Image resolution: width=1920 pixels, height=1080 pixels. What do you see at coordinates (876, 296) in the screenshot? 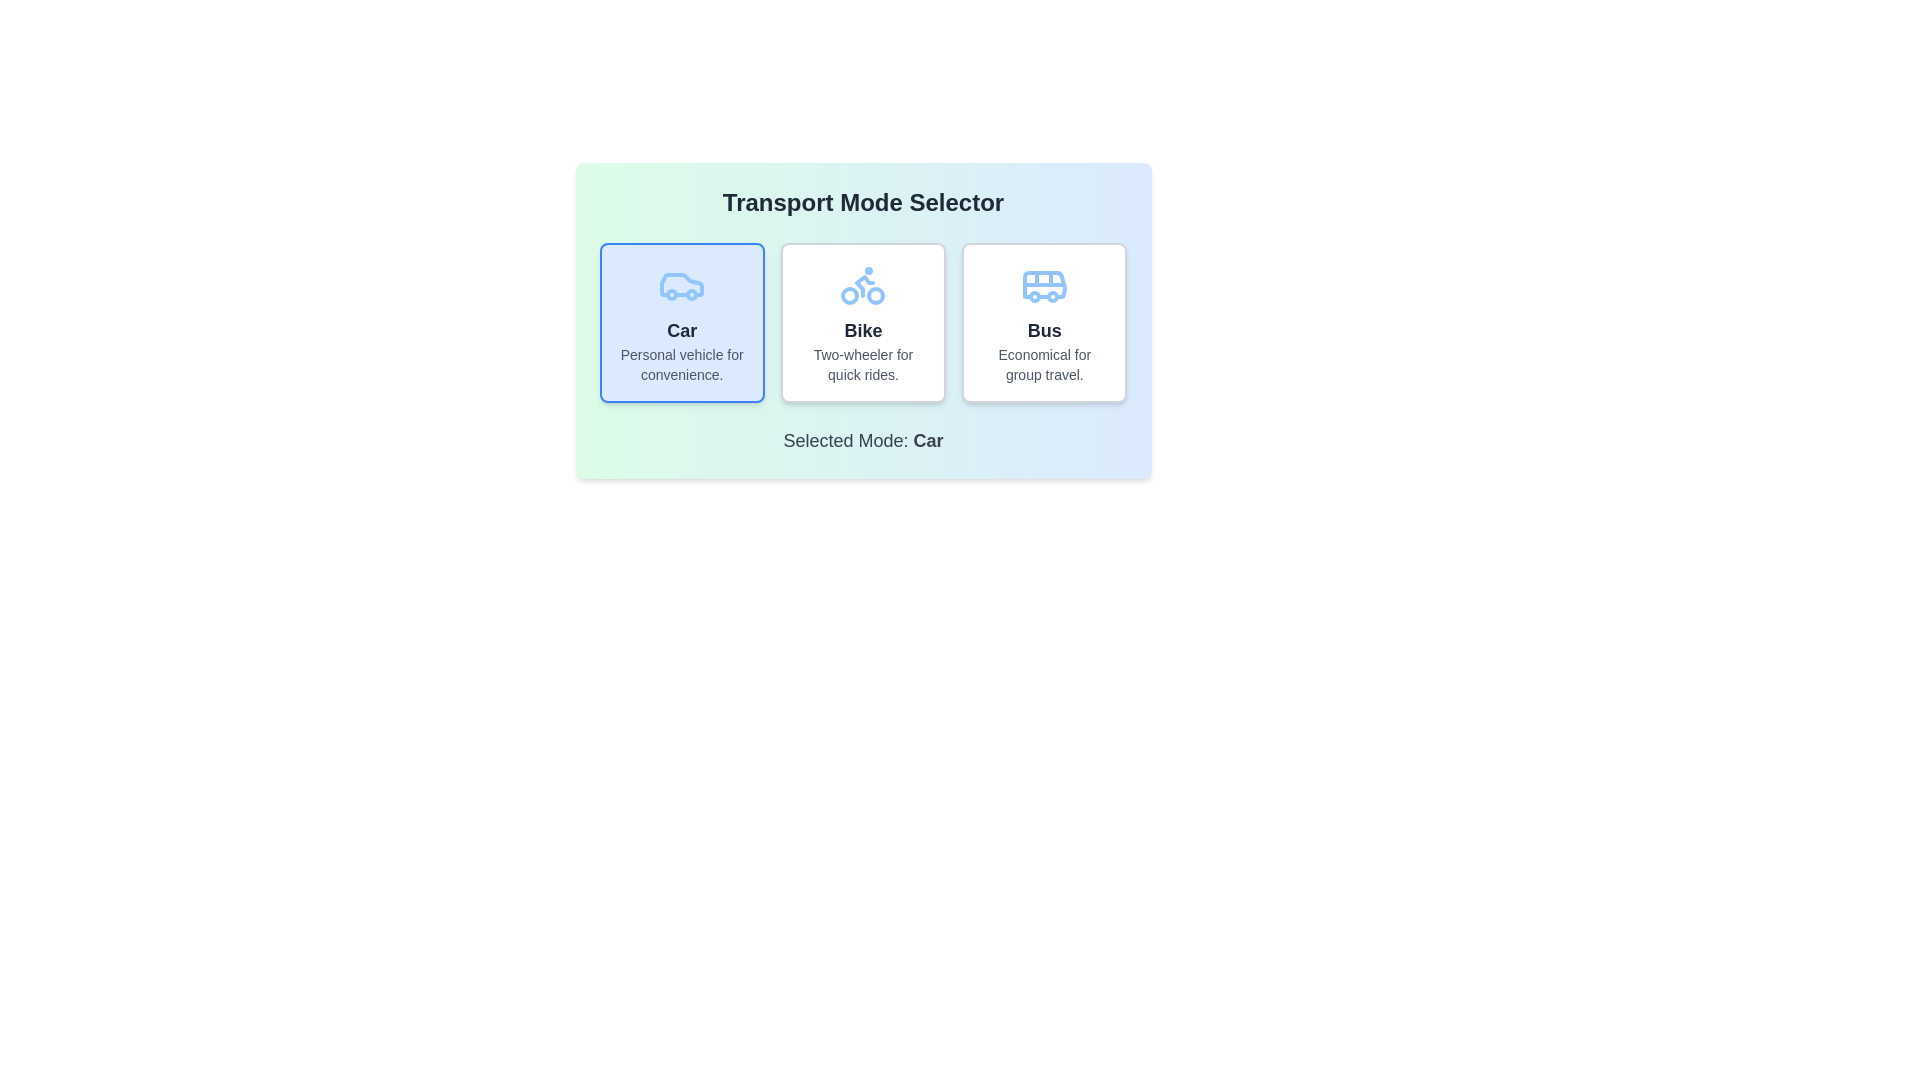
I see `the rightmost circular SVG shape representing the rear wheel of the bike in the 'Transport Mode Selector' section using assistive technologies` at bounding box center [876, 296].